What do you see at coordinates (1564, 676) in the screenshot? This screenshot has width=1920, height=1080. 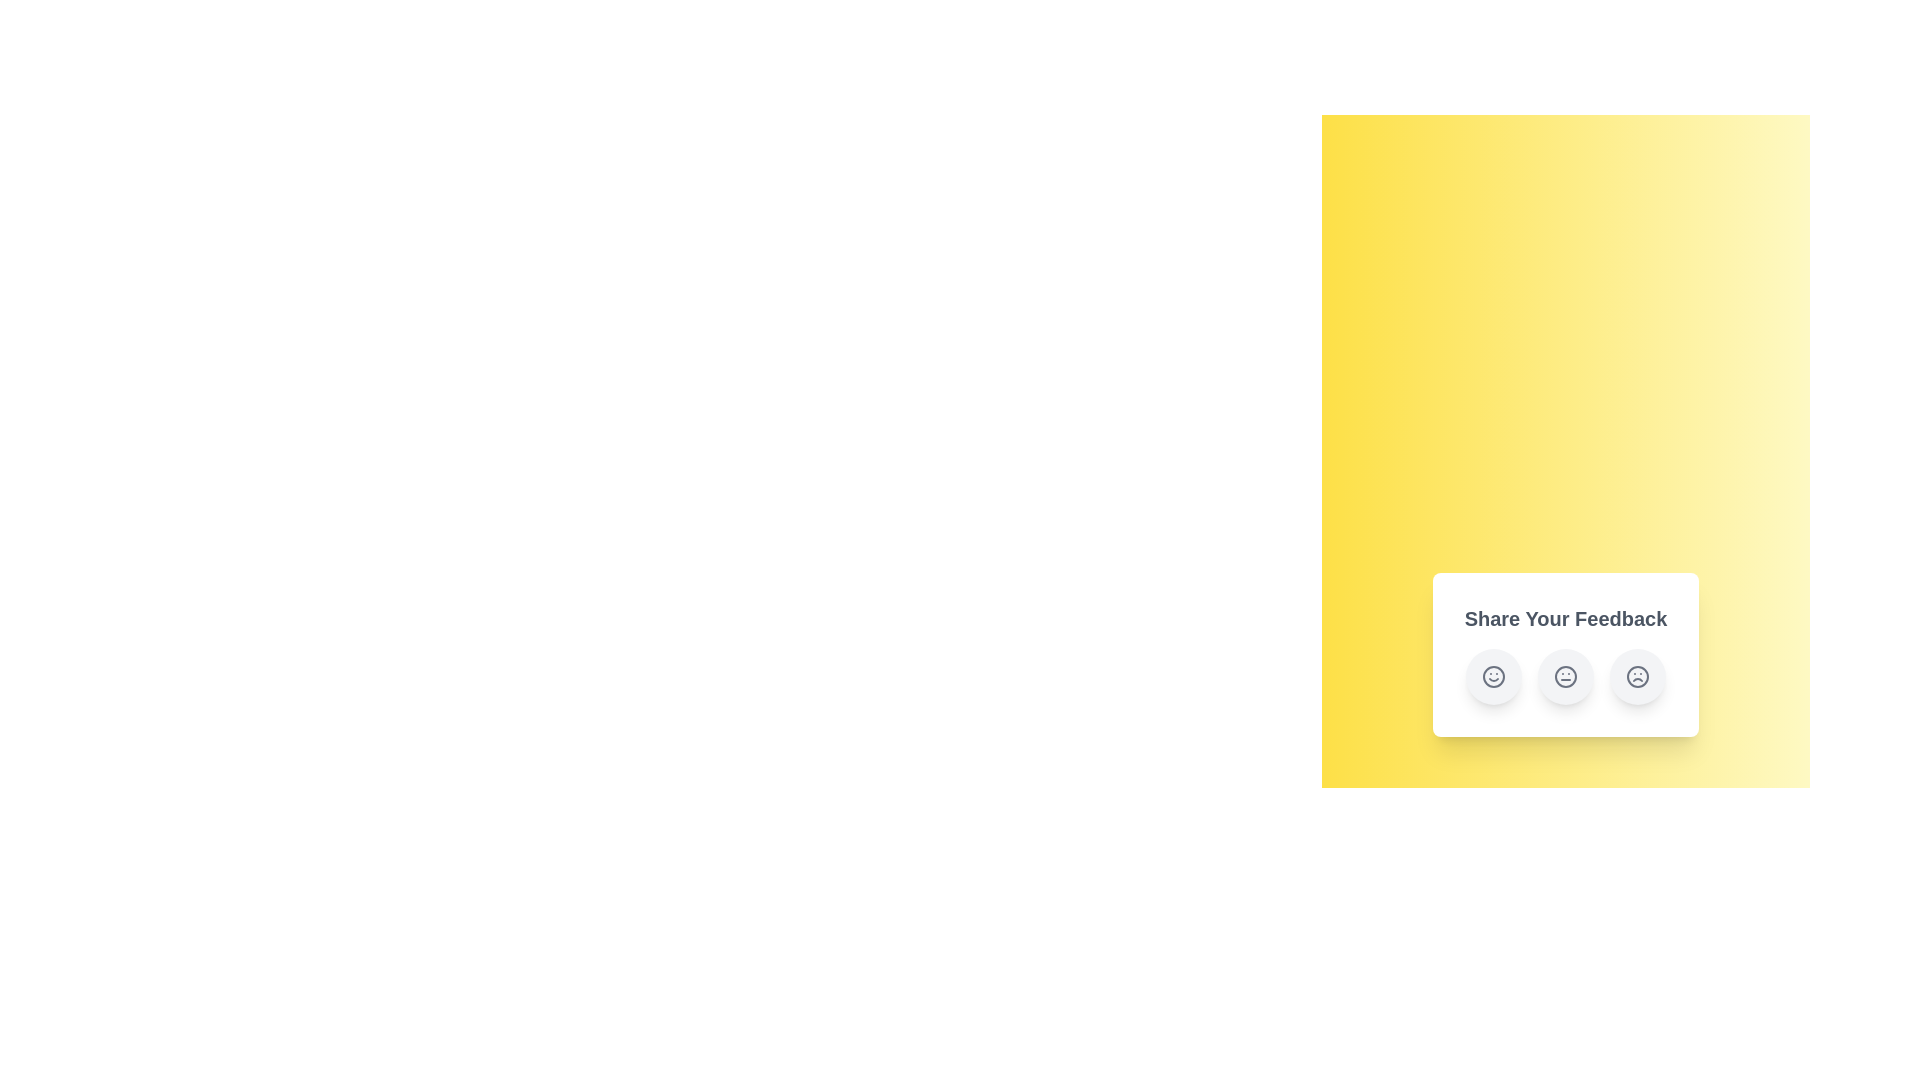 I see `the 'Neutral' feedback button` at bounding box center [1564, 676].